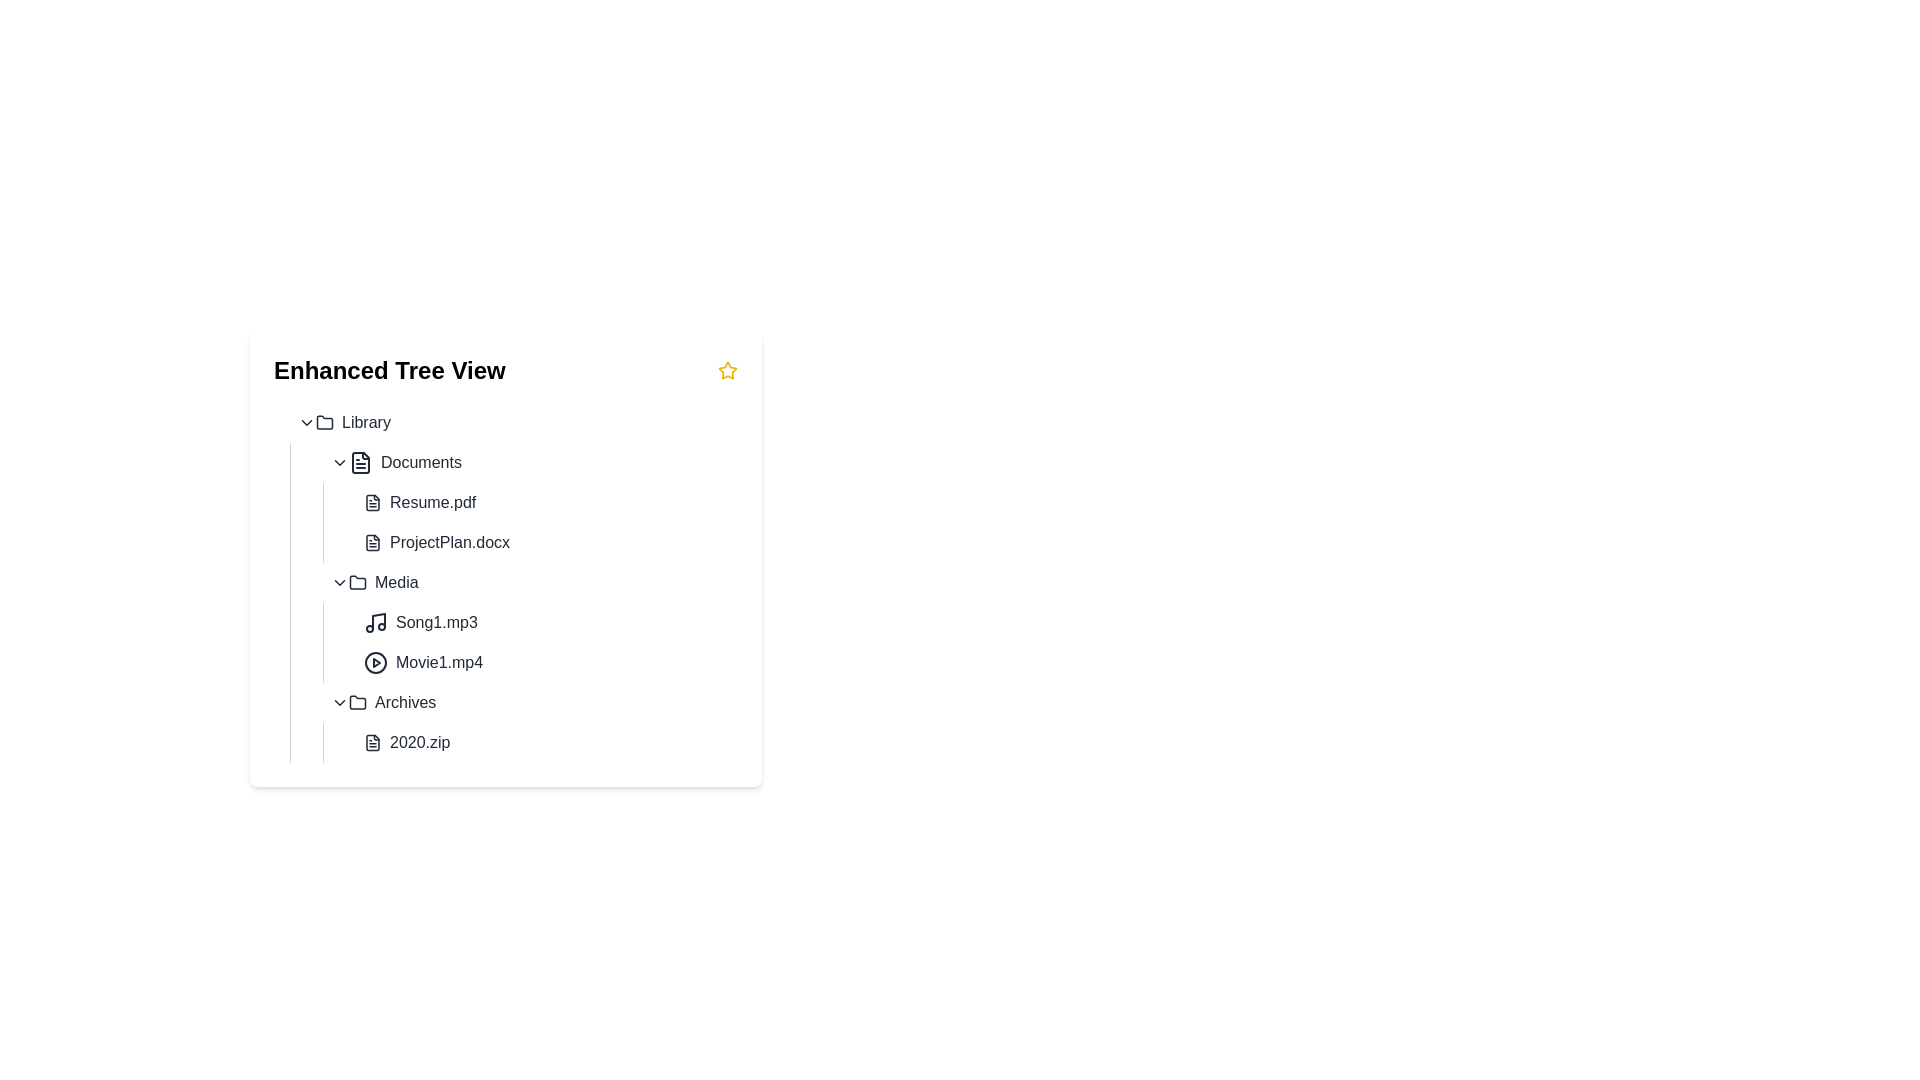 The image size is (1920, 1080). Describe the element at coordinates (530, 722) in the screenshot. I see `the file entry named '2020.zip' located in the 'Archives' section of the folder structure` at that location.